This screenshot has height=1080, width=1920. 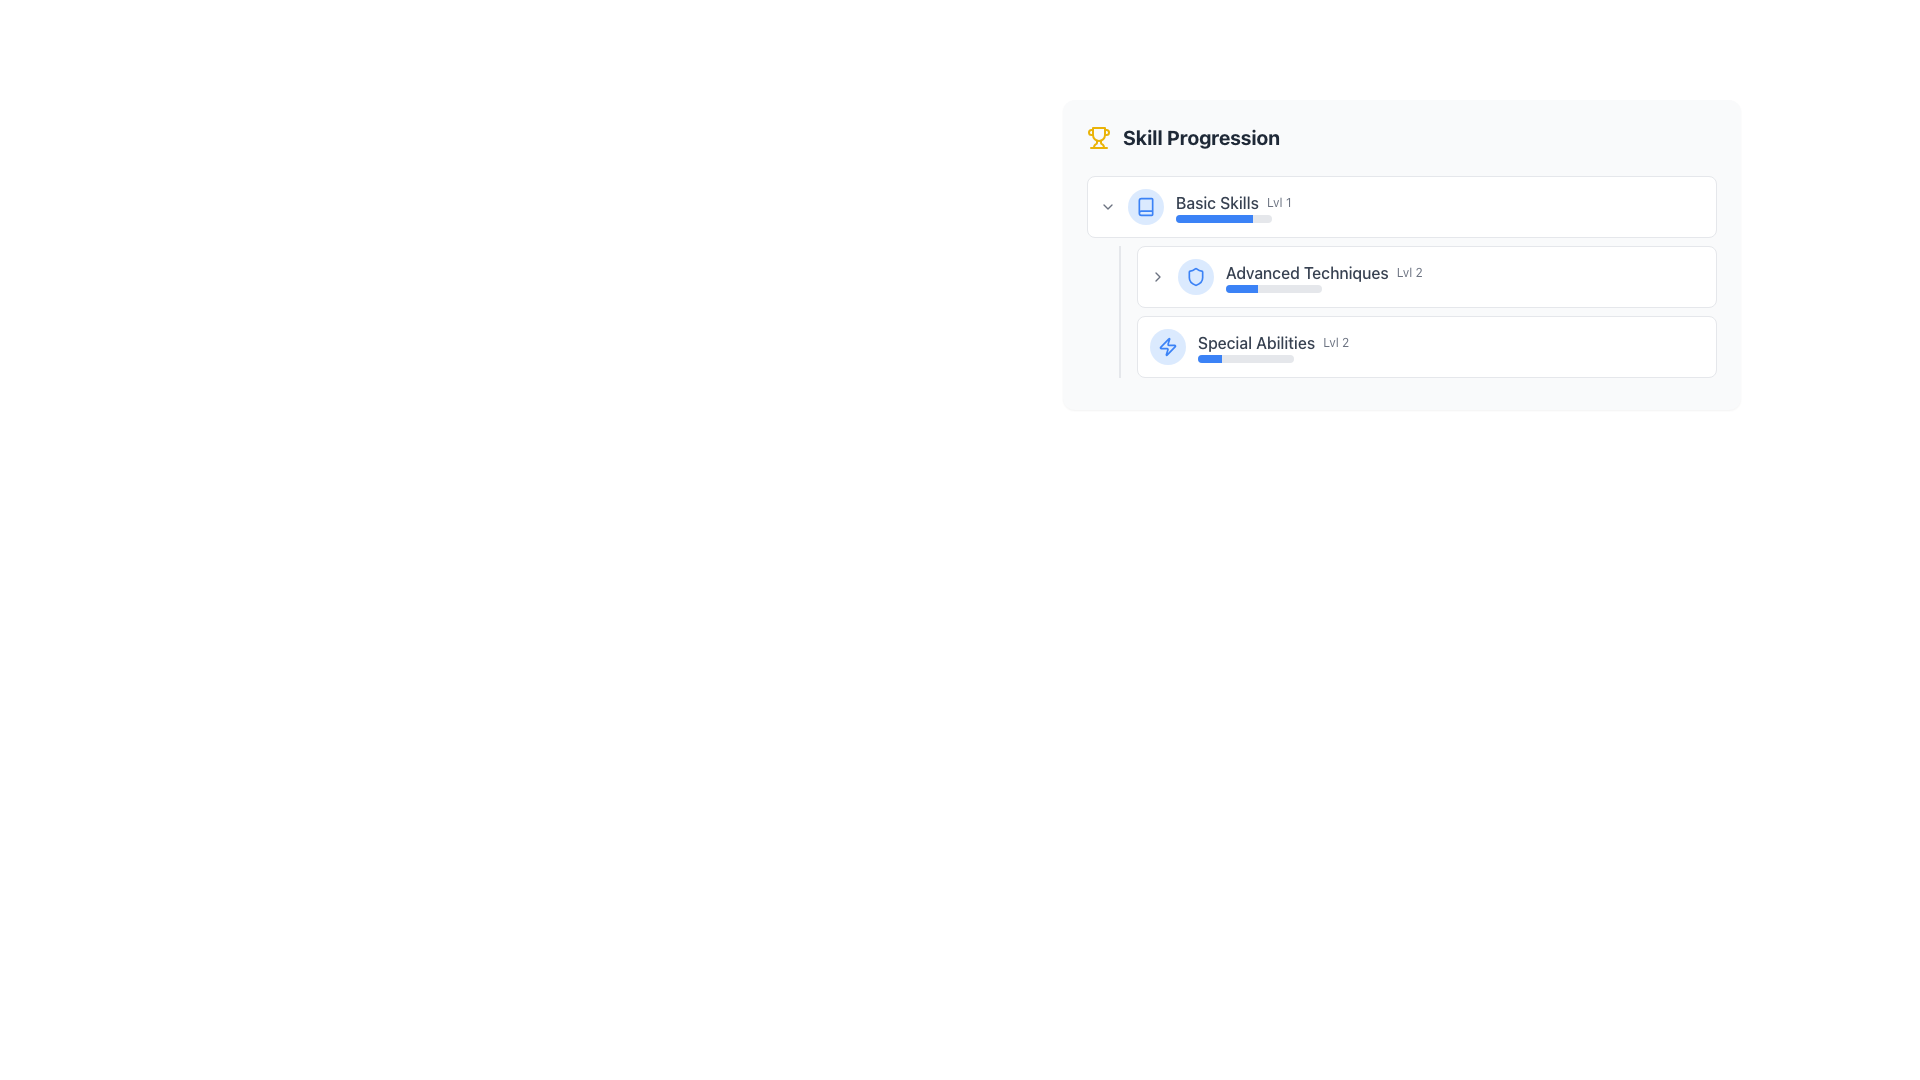 What do you see at coordinates (1241, 289) in the screenshot?
I see `the blue filled segment of the progress bar representing progress next to the 'Advanced Techniques Lv 2' label in the 'Skill Progression' section` at bounding box center [1241, 289].